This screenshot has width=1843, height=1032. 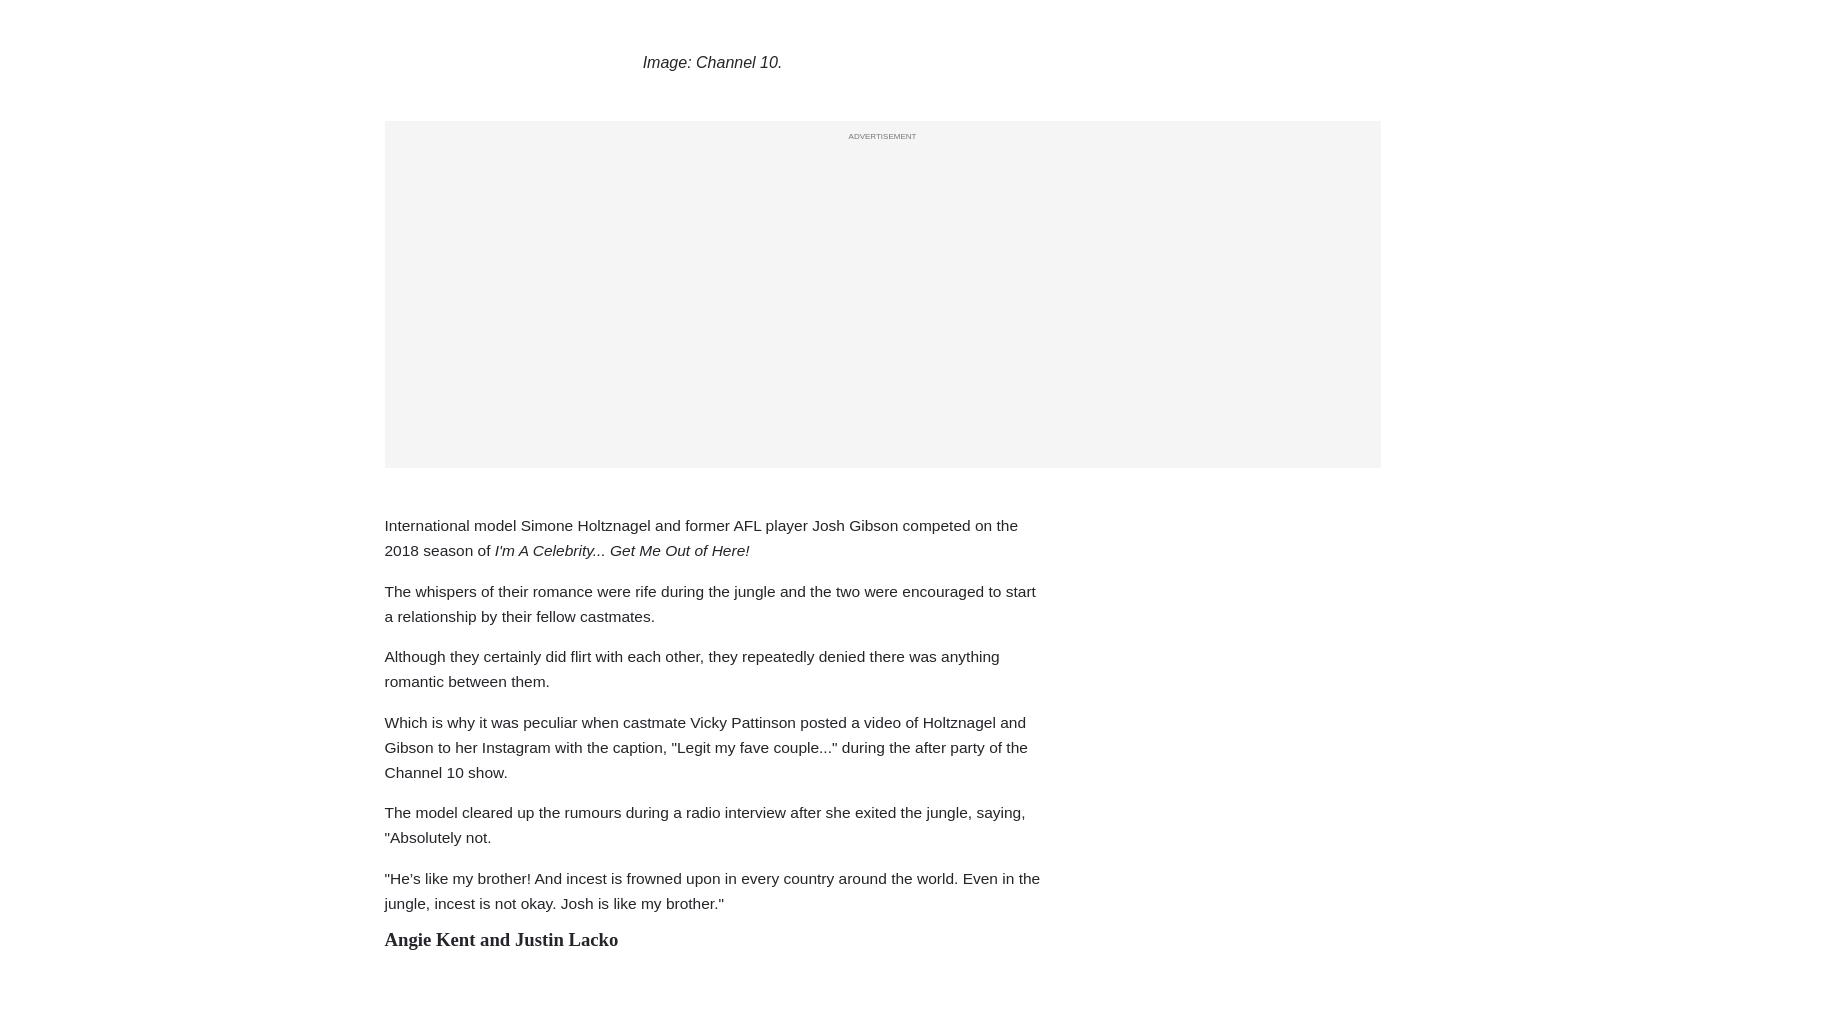 I want to click on 'ADVERTISEMENT', so click(x=847, y=134).